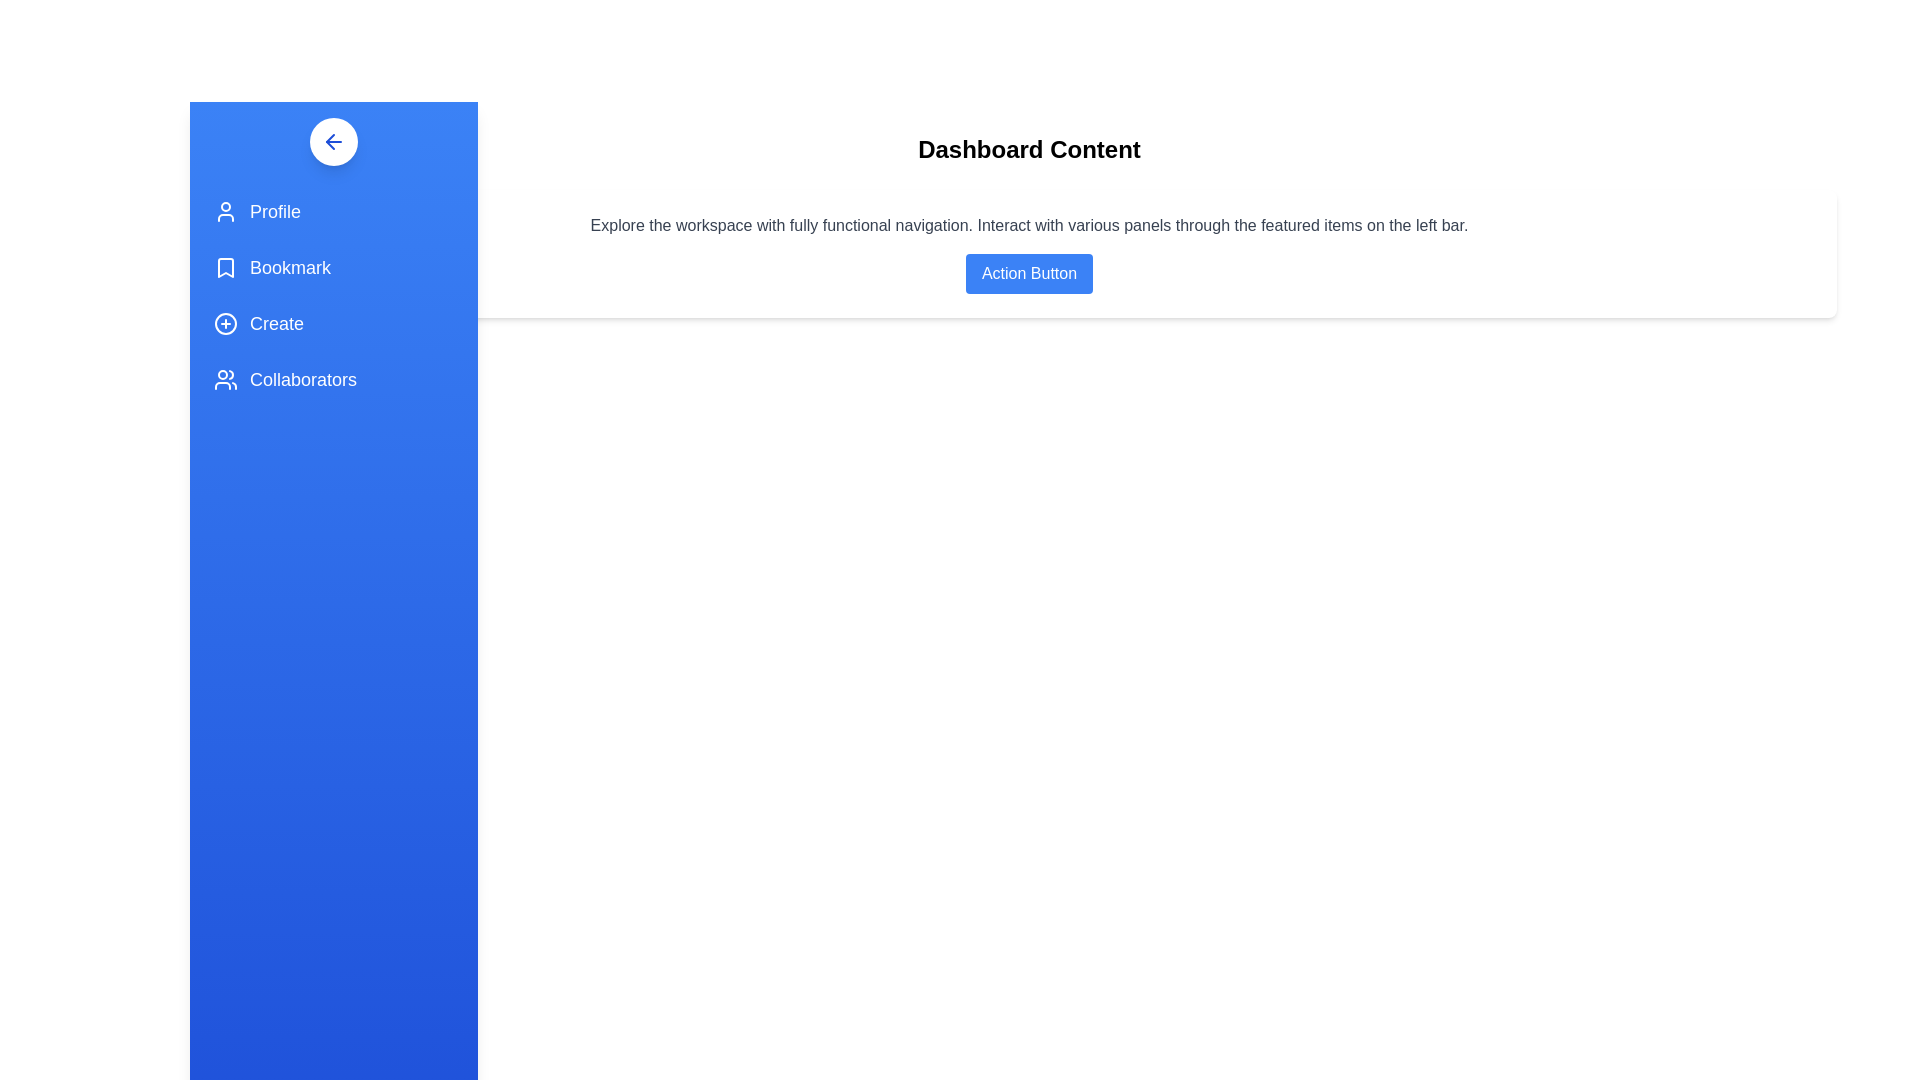 This screenshot has height=1080, width=1920. Describe the element at coordinates (334, 266) in the screenshot. I see `the navigation item Bookmark to navigate to the respective section` at that location.